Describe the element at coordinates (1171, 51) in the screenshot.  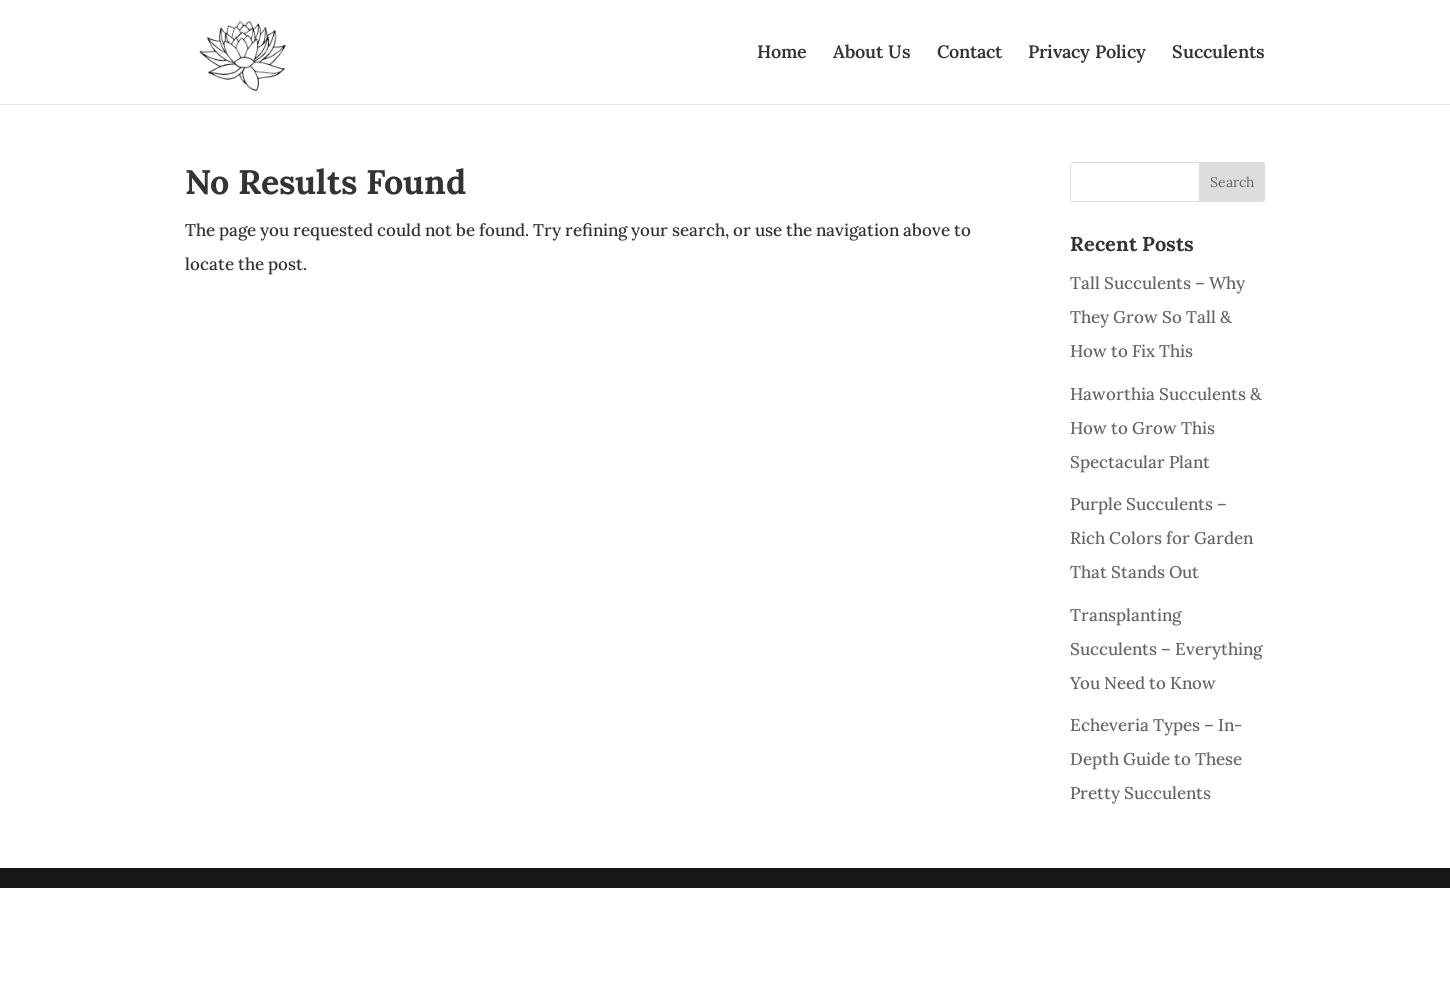
I see `'Succulents'` at that location.